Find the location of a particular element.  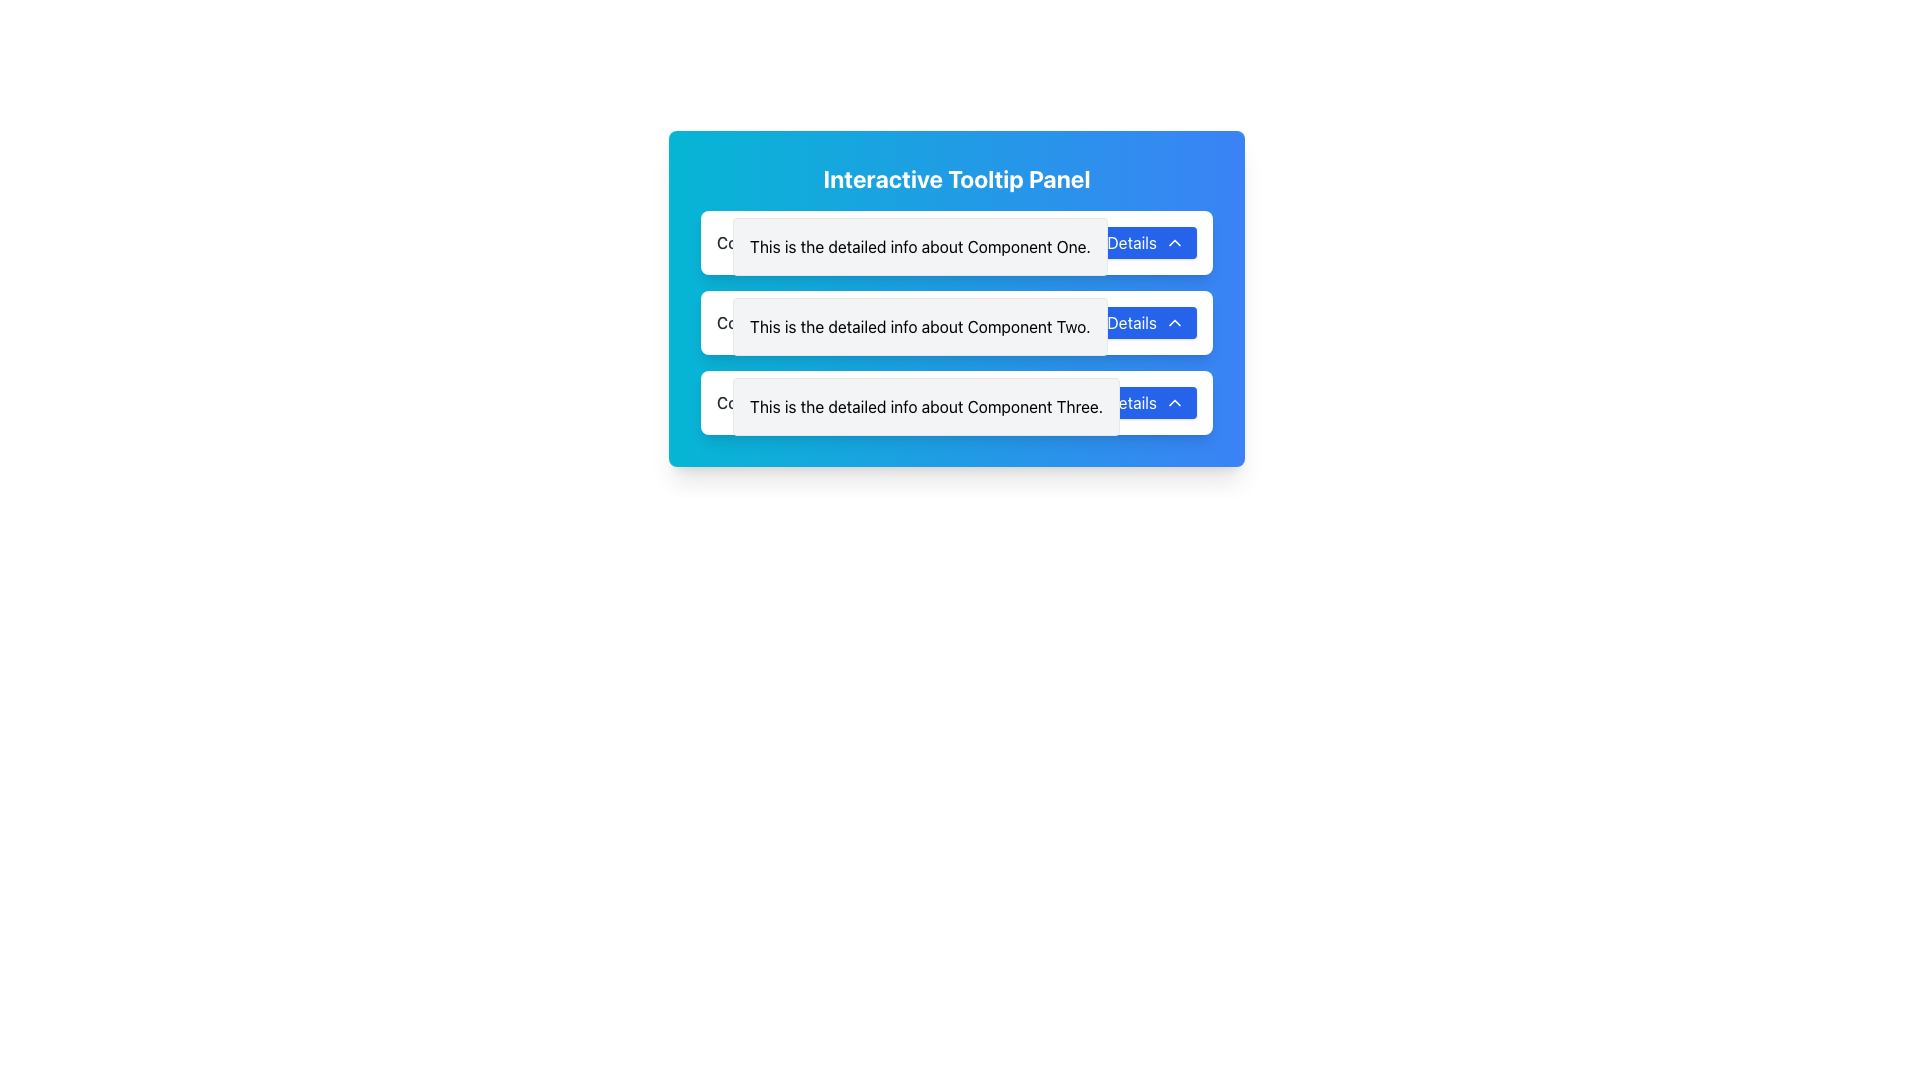

the informational tooltip with a light grey background that contains the text 'This is the detailed info about Component Two.', located beneath 'Component One' and above 'Component Three.' is located at coordinates (919, 326).